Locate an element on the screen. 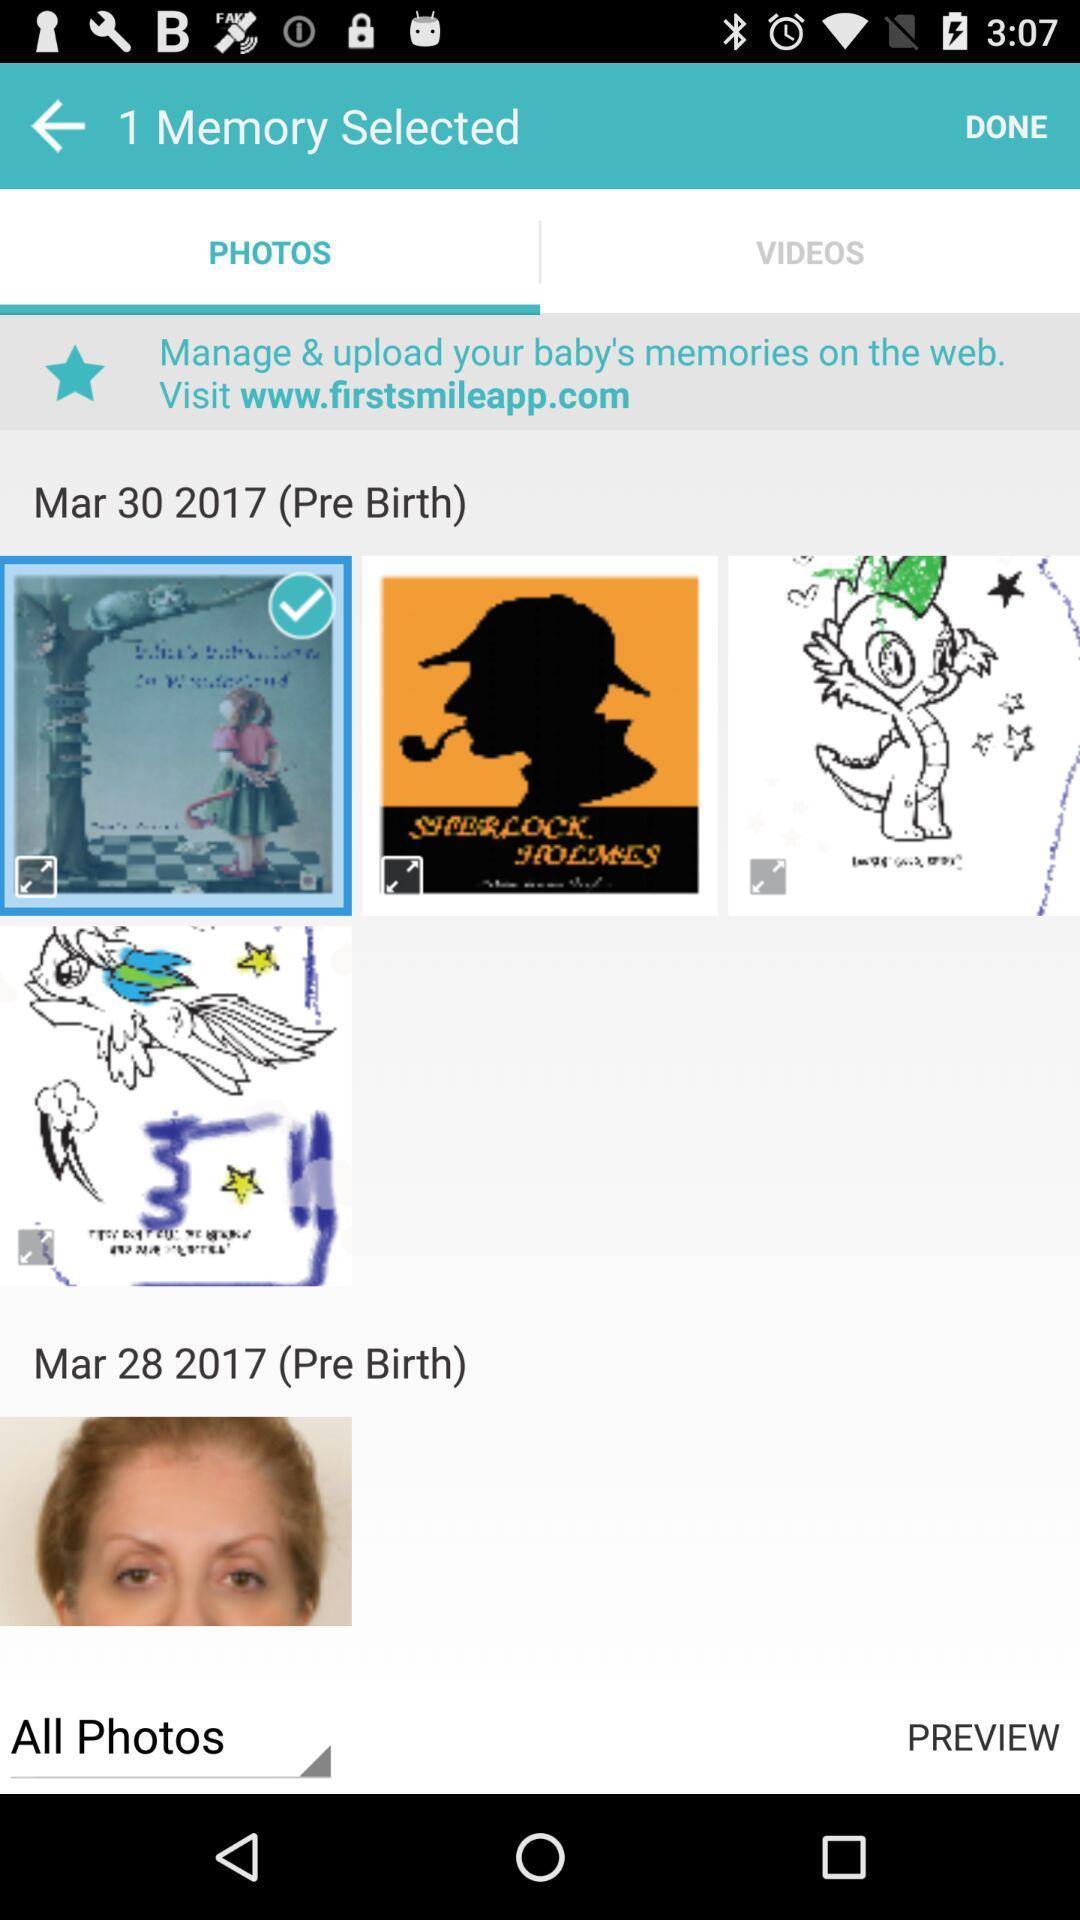 The image size is (1080, 1920). photos page is located at coordinates (540, 734).